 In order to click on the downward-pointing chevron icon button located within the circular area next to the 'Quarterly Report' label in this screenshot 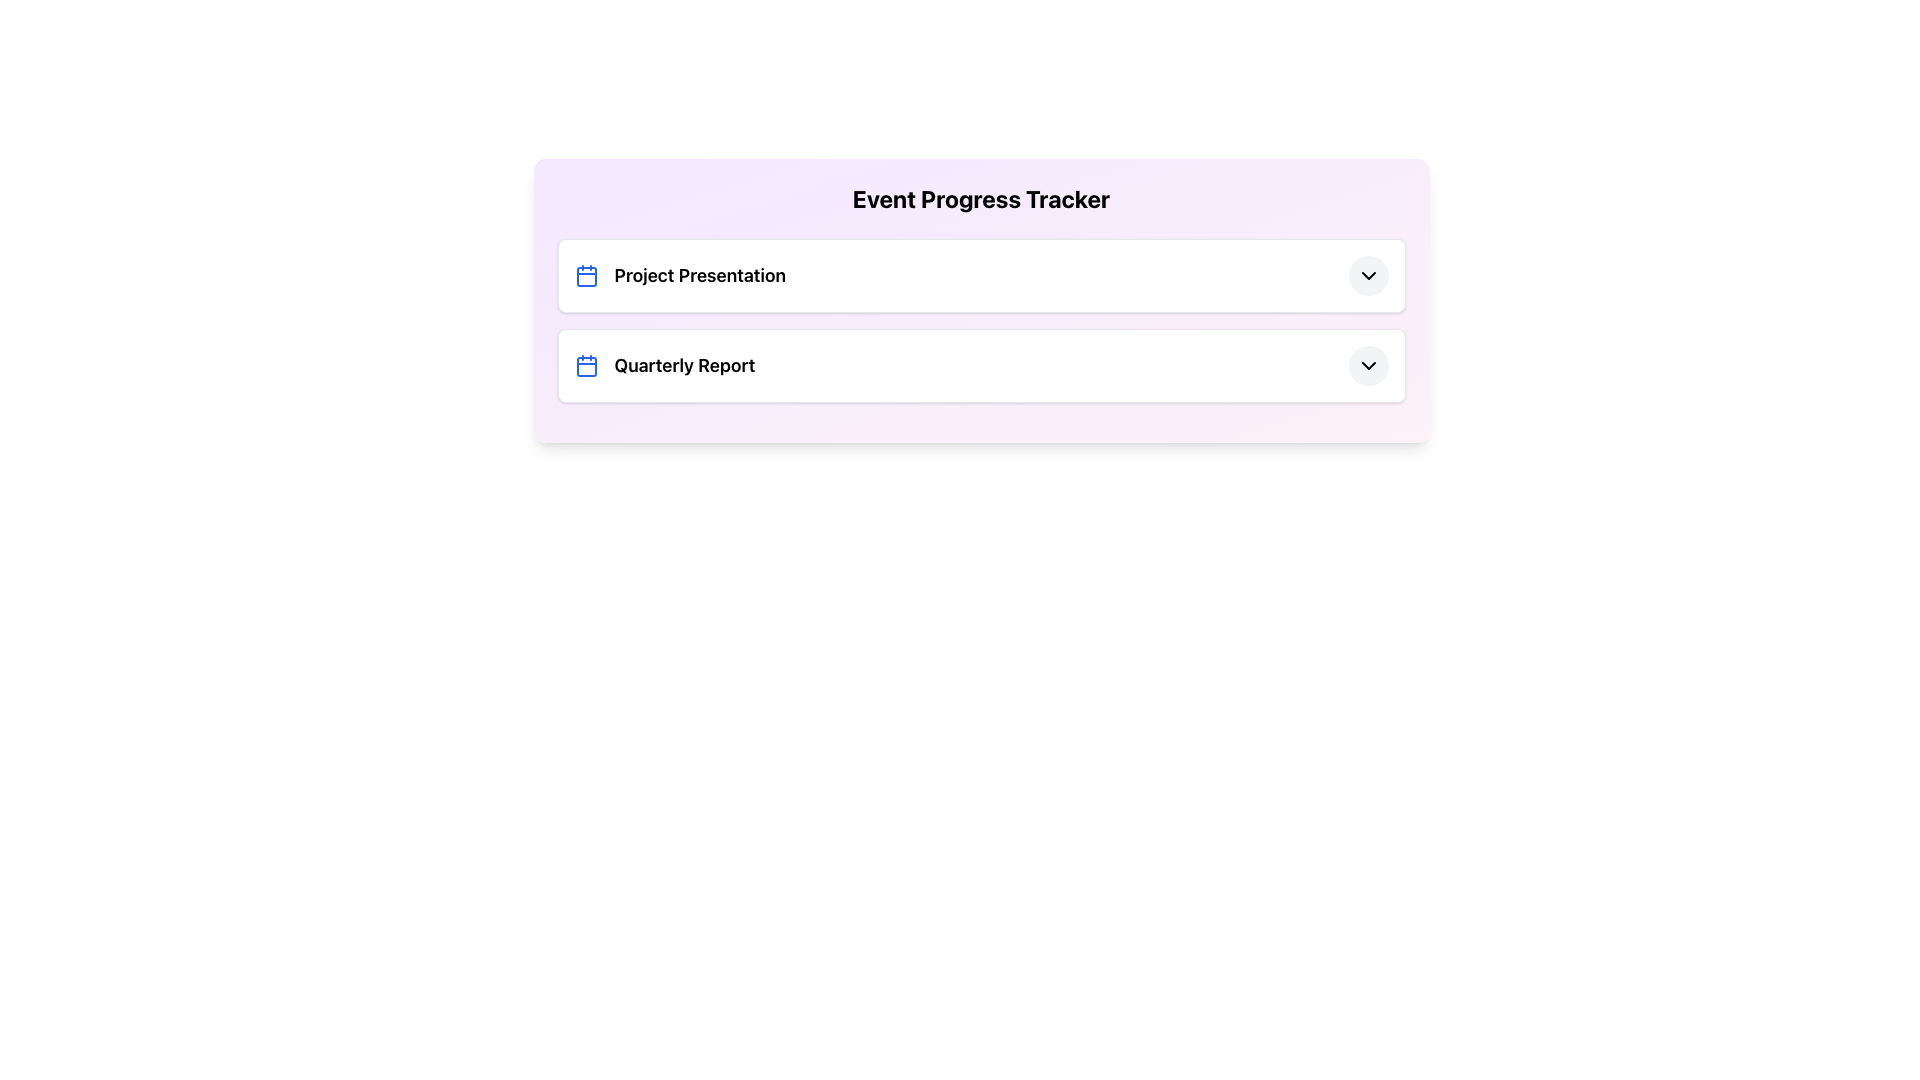, I will do `click(1367, 366)`.